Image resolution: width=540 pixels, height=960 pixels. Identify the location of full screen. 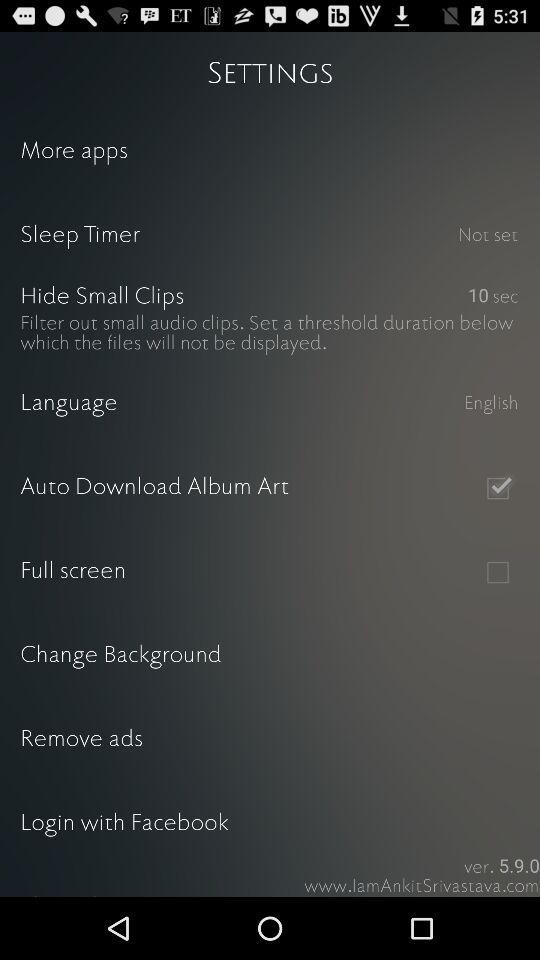
(496, 572).